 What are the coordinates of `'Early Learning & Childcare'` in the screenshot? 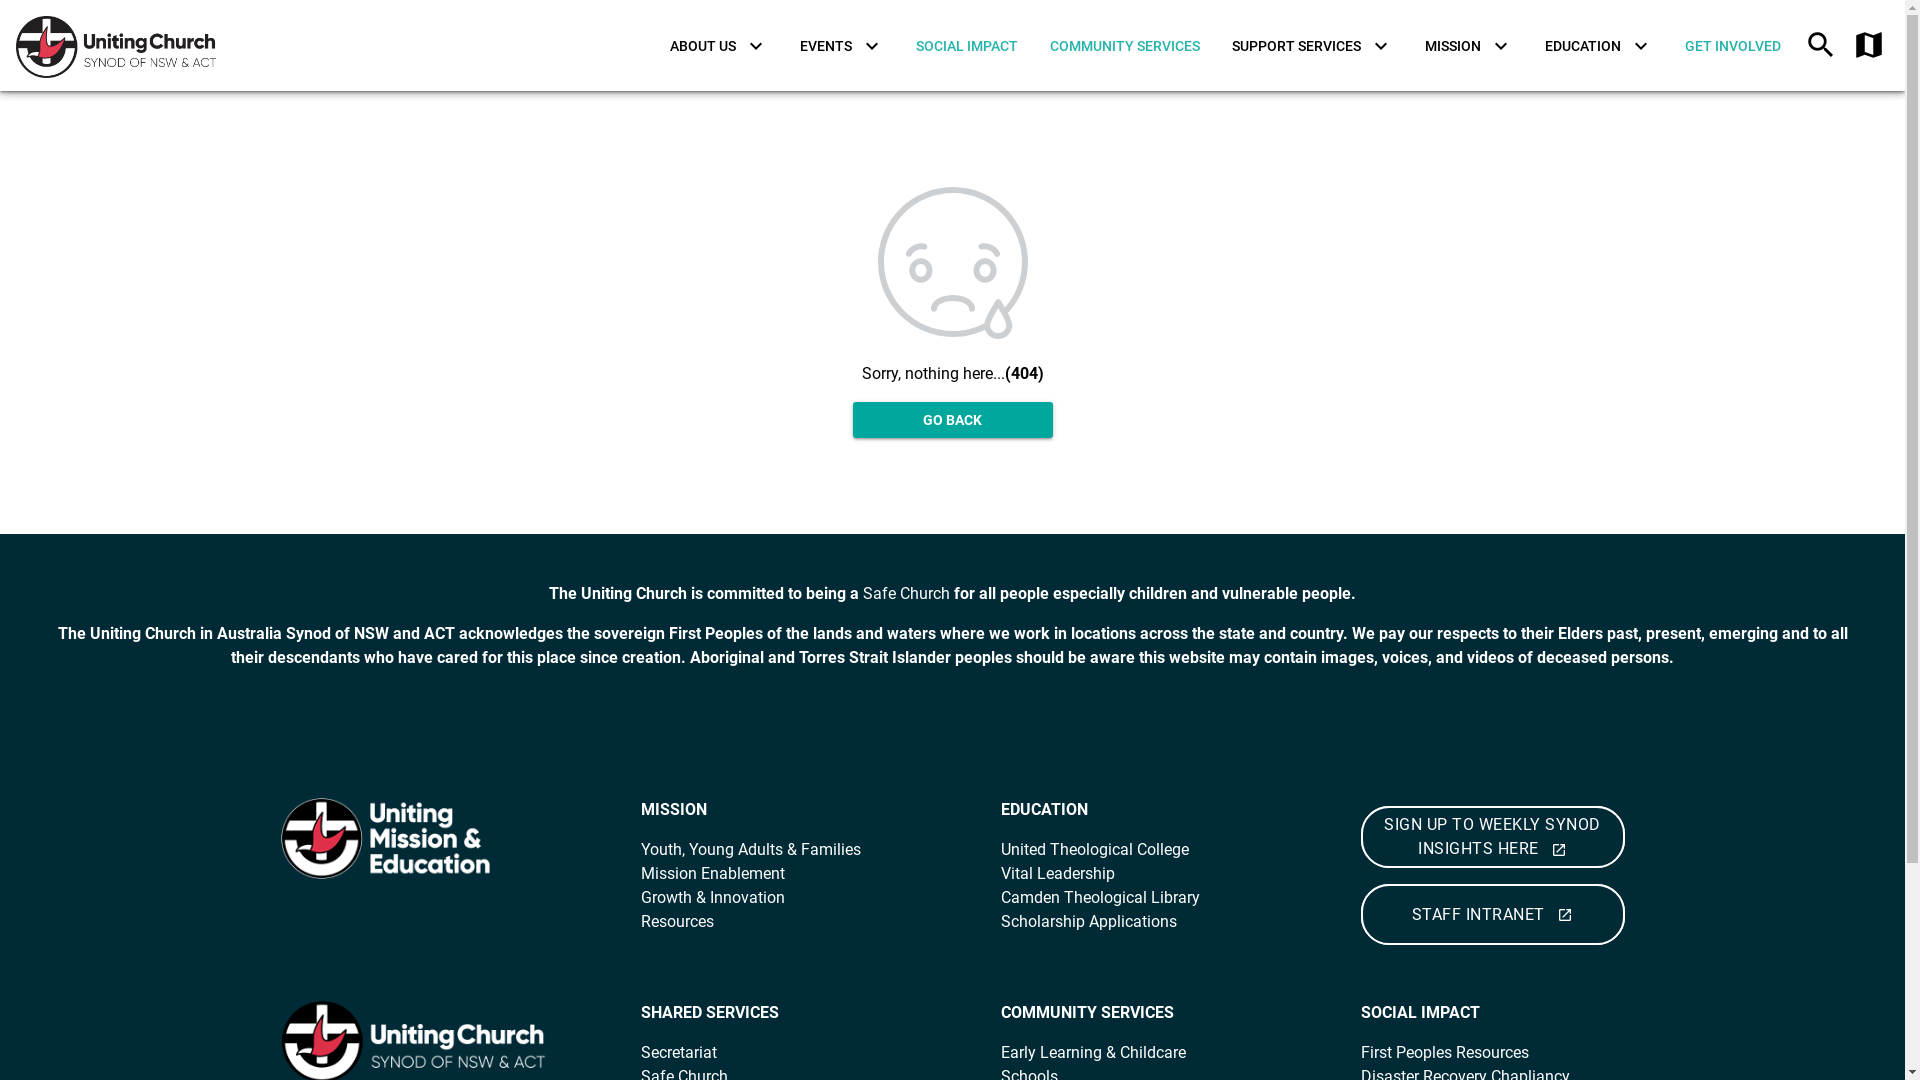 It's located at (1091, 1051).